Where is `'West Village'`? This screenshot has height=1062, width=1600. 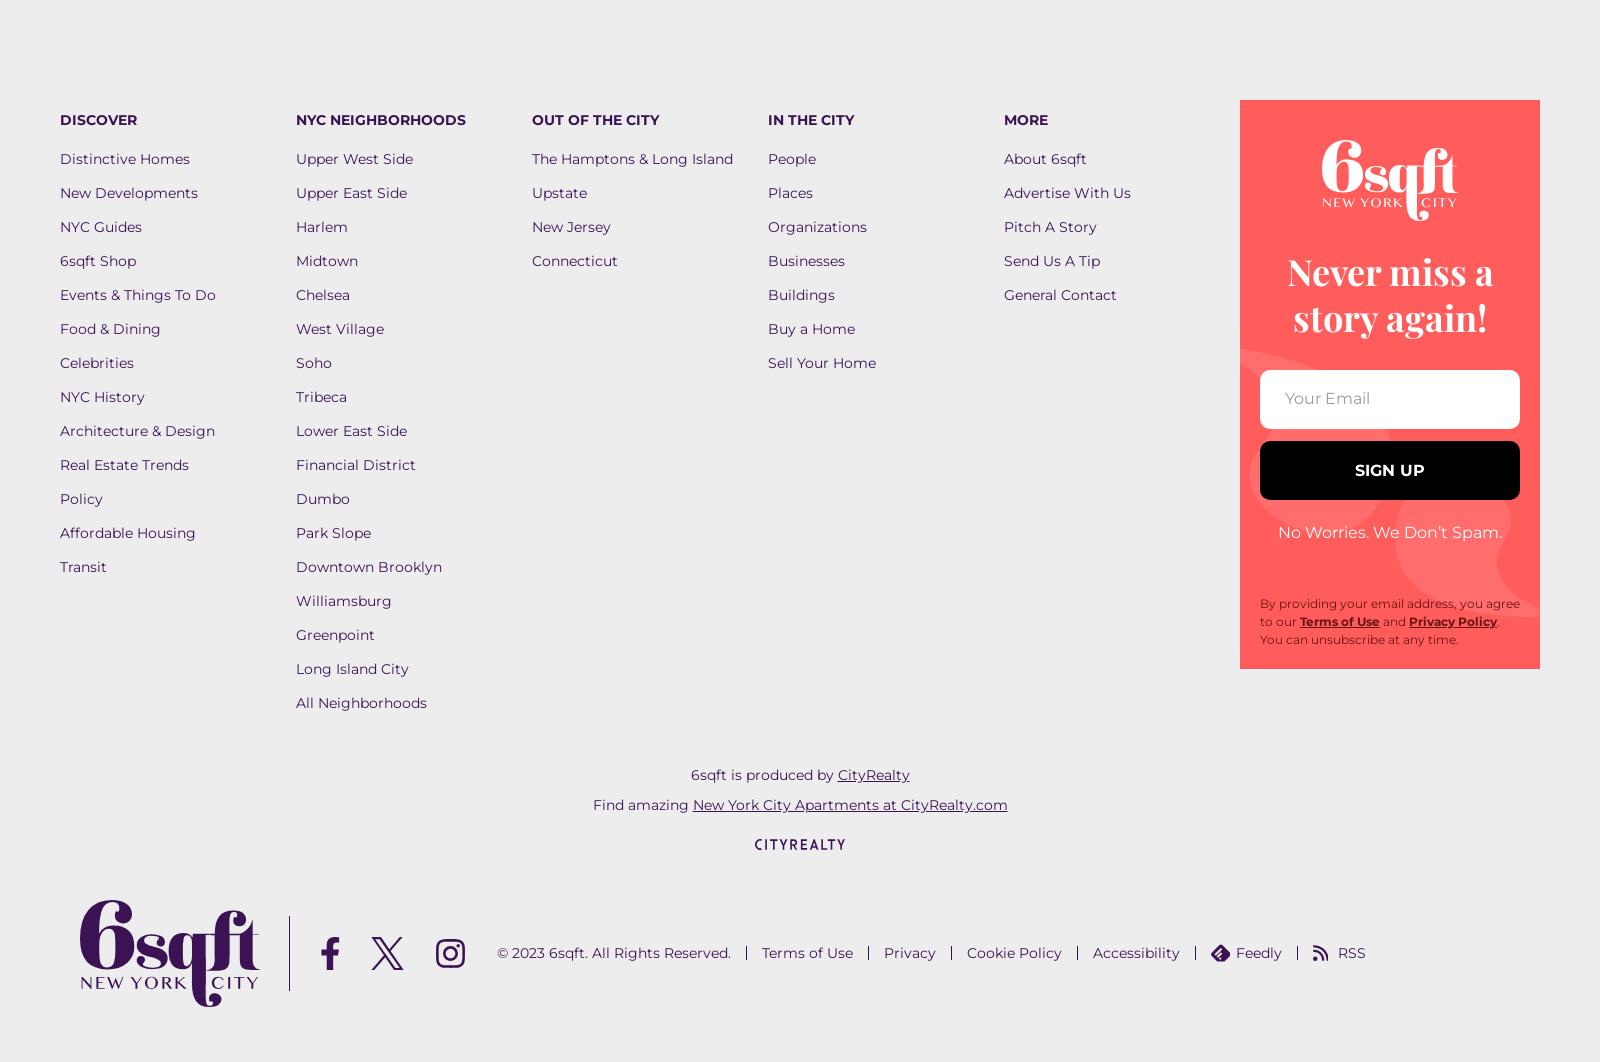 'West Village' is located at coordinates (340, 327).